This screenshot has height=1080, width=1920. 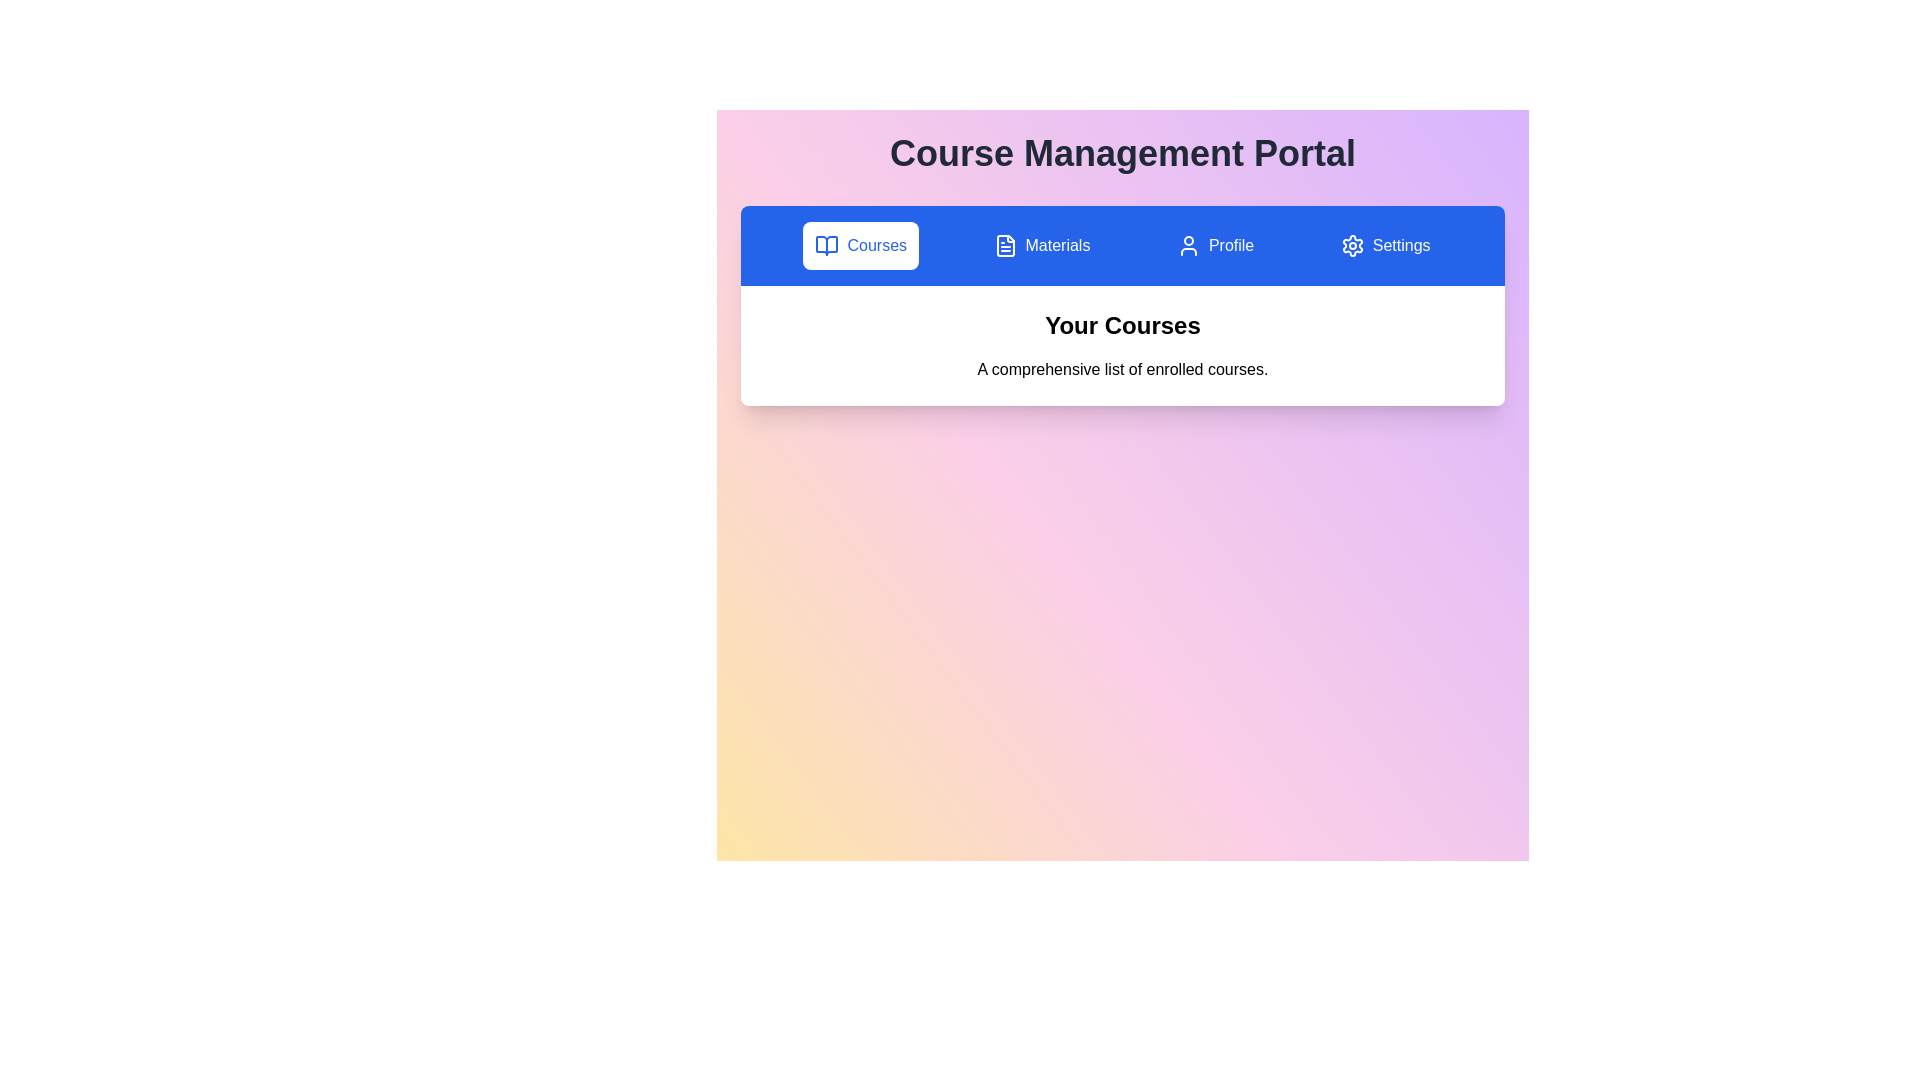 What do you see at coordinates (827, 245) in the screenshot?
I see `the 'Courses' button, which is represented by an icon resembling an open book, located in the top navigation bar of the interface` at bounding box center [827, 245].